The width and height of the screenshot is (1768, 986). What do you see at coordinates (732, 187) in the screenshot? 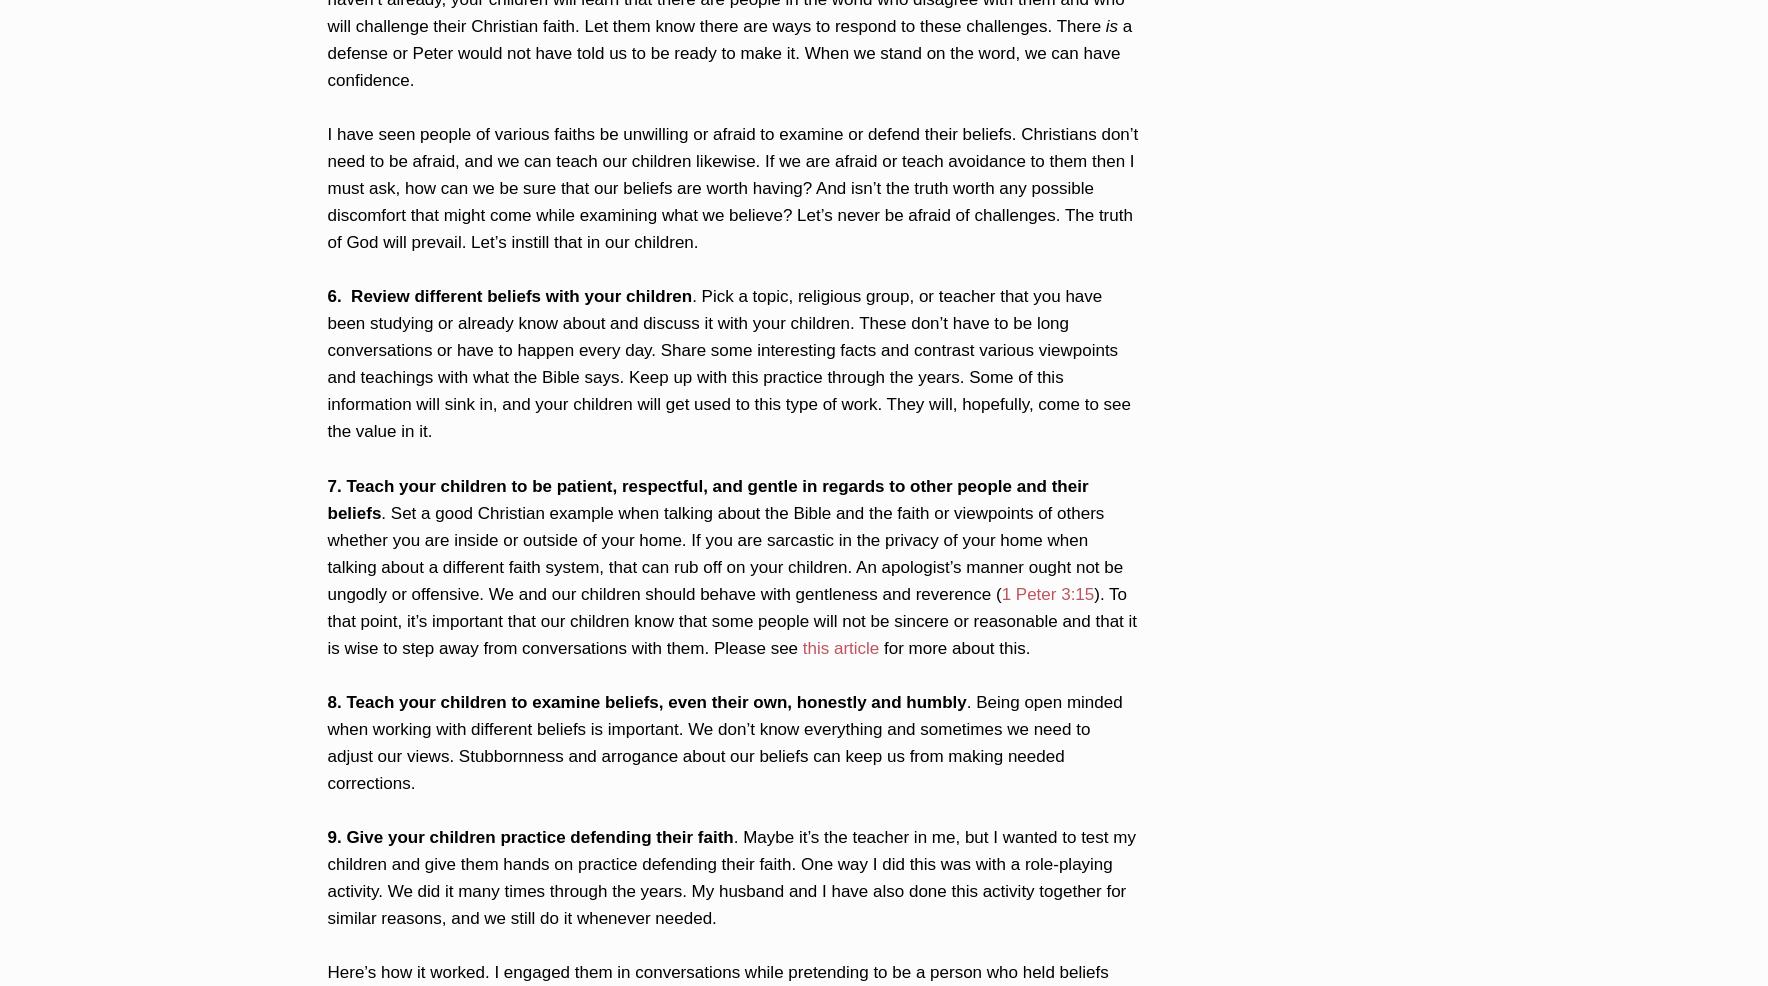
I see `'I have seen people of various faiths be unwilling or afraid to examine or defend their beliefs. Christians don’t need to be afraid, and we can teach our children likewise. If we are afraid or teach avoidance to them then I must ask, how can we be sure that our beliefs are worth having? And isn’t the truth worth any possible discomfort that might come while examining what we believe? Let’s never be afraid of challenges. The truth of God will prevail. Let’s instill that in our children.'` at bounding box center [732, 187].